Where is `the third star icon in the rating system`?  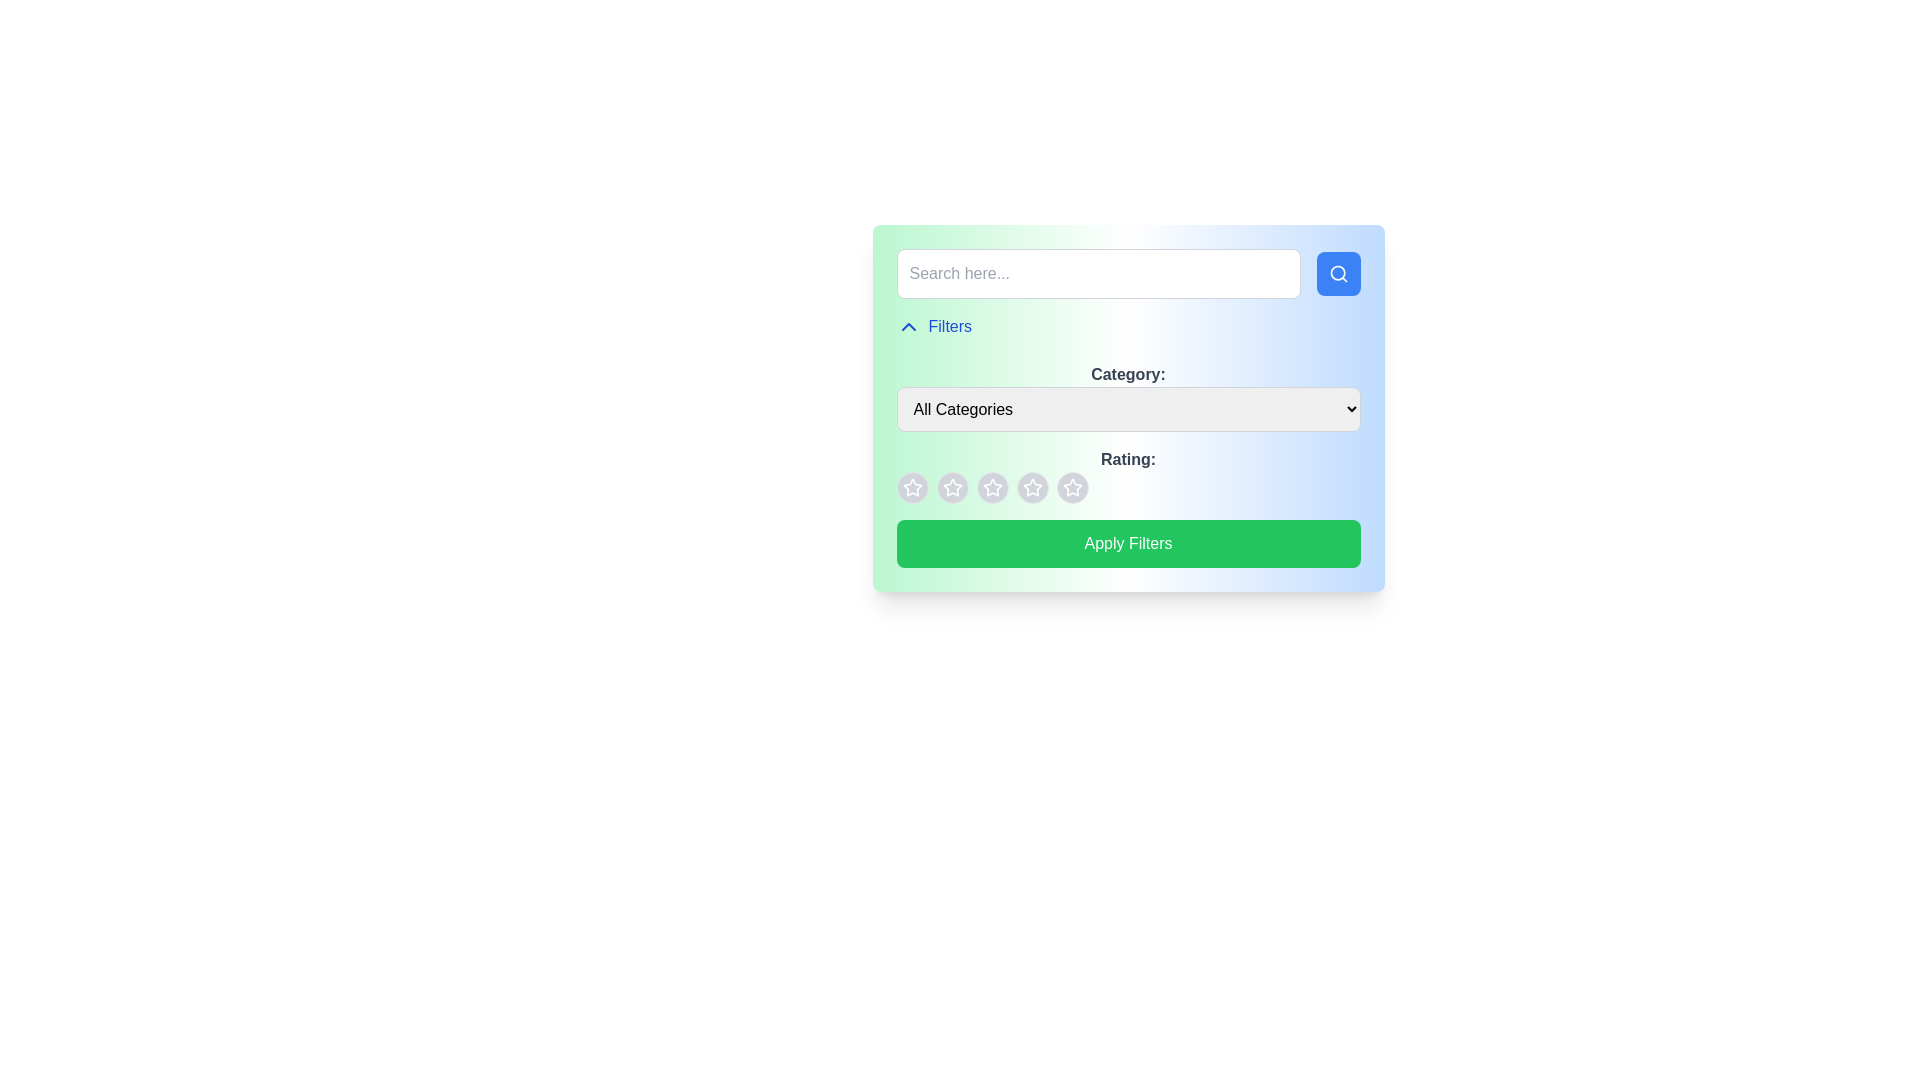
the third star icon in the rating system is located at coordinates (1032, 487).